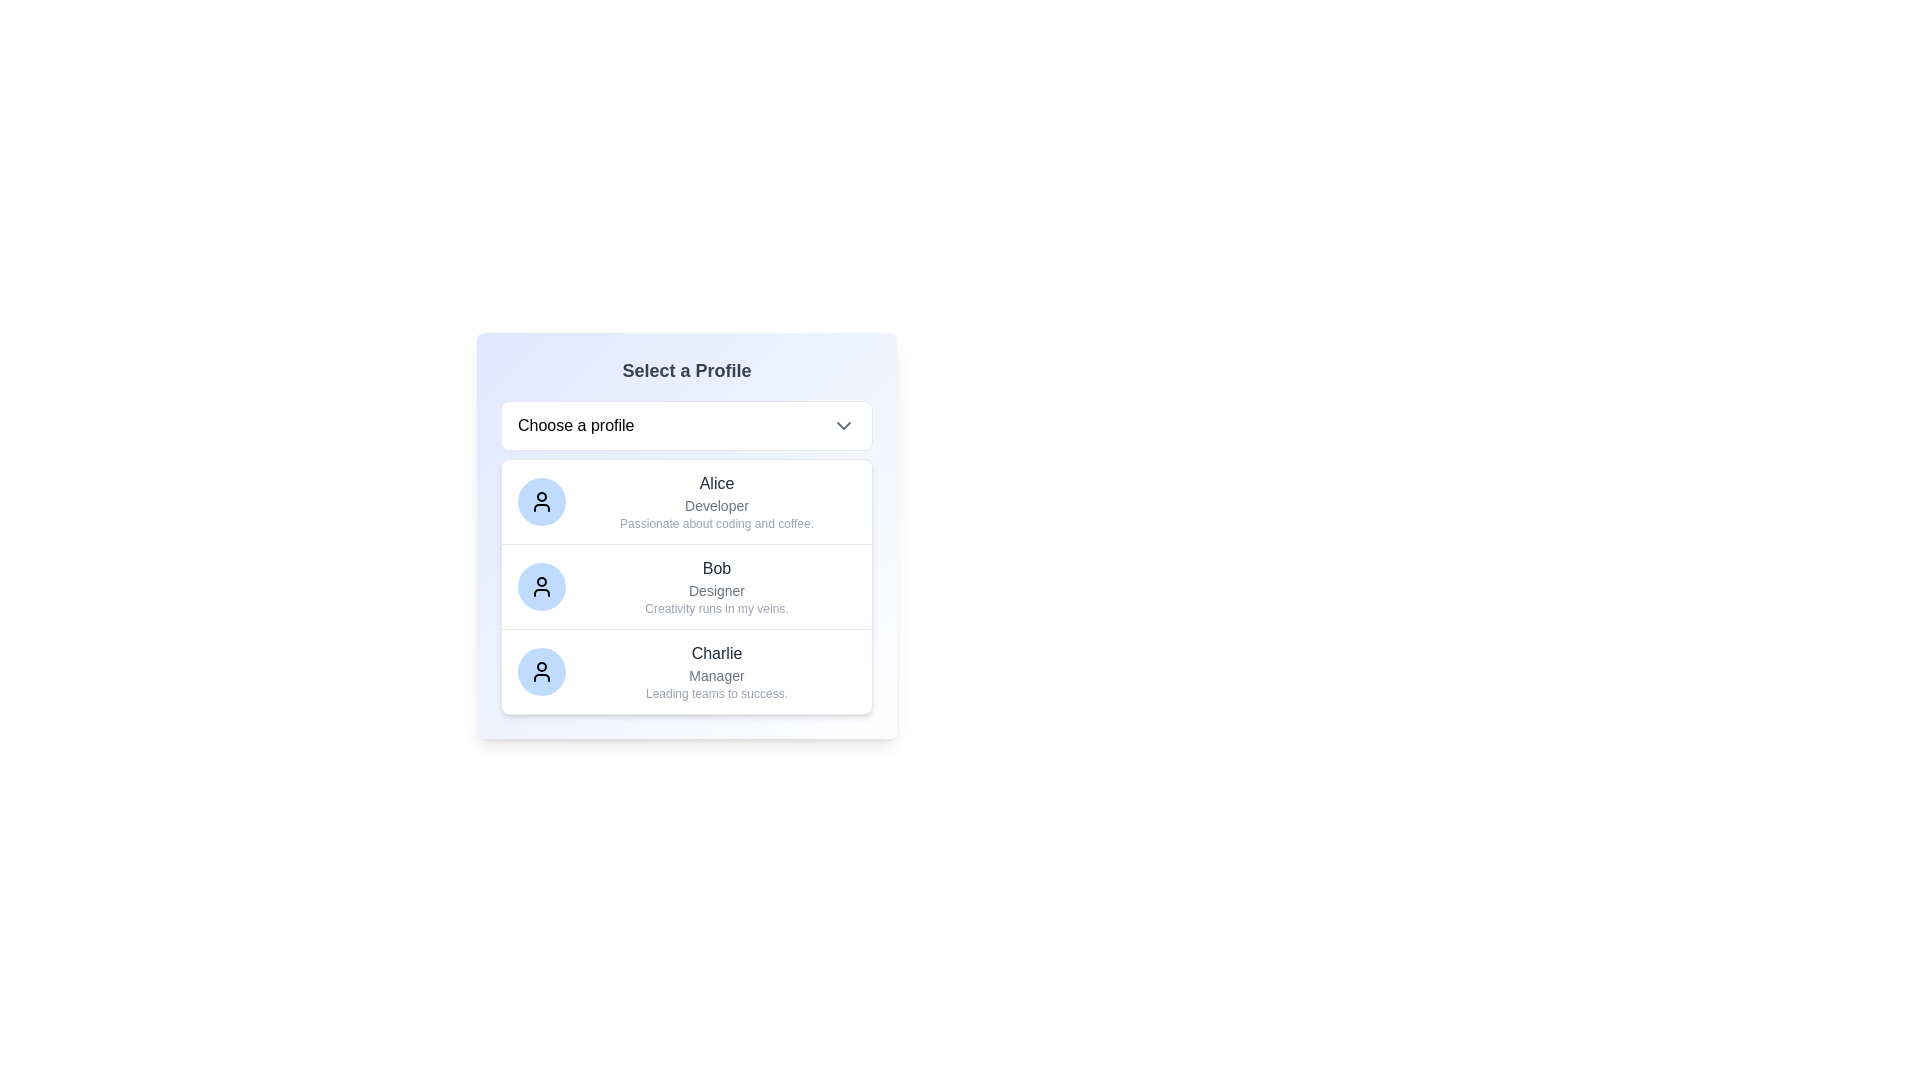 This screenshot has height=1080, width=1920. What do you see at coordinates (716, 654) in the screenshot?
I see `text label displaying the name 'Charlie', which is a dark gray, medium-weight font located centrally within the third profile option in the profile selection interface` at bounding box center [716, 654].